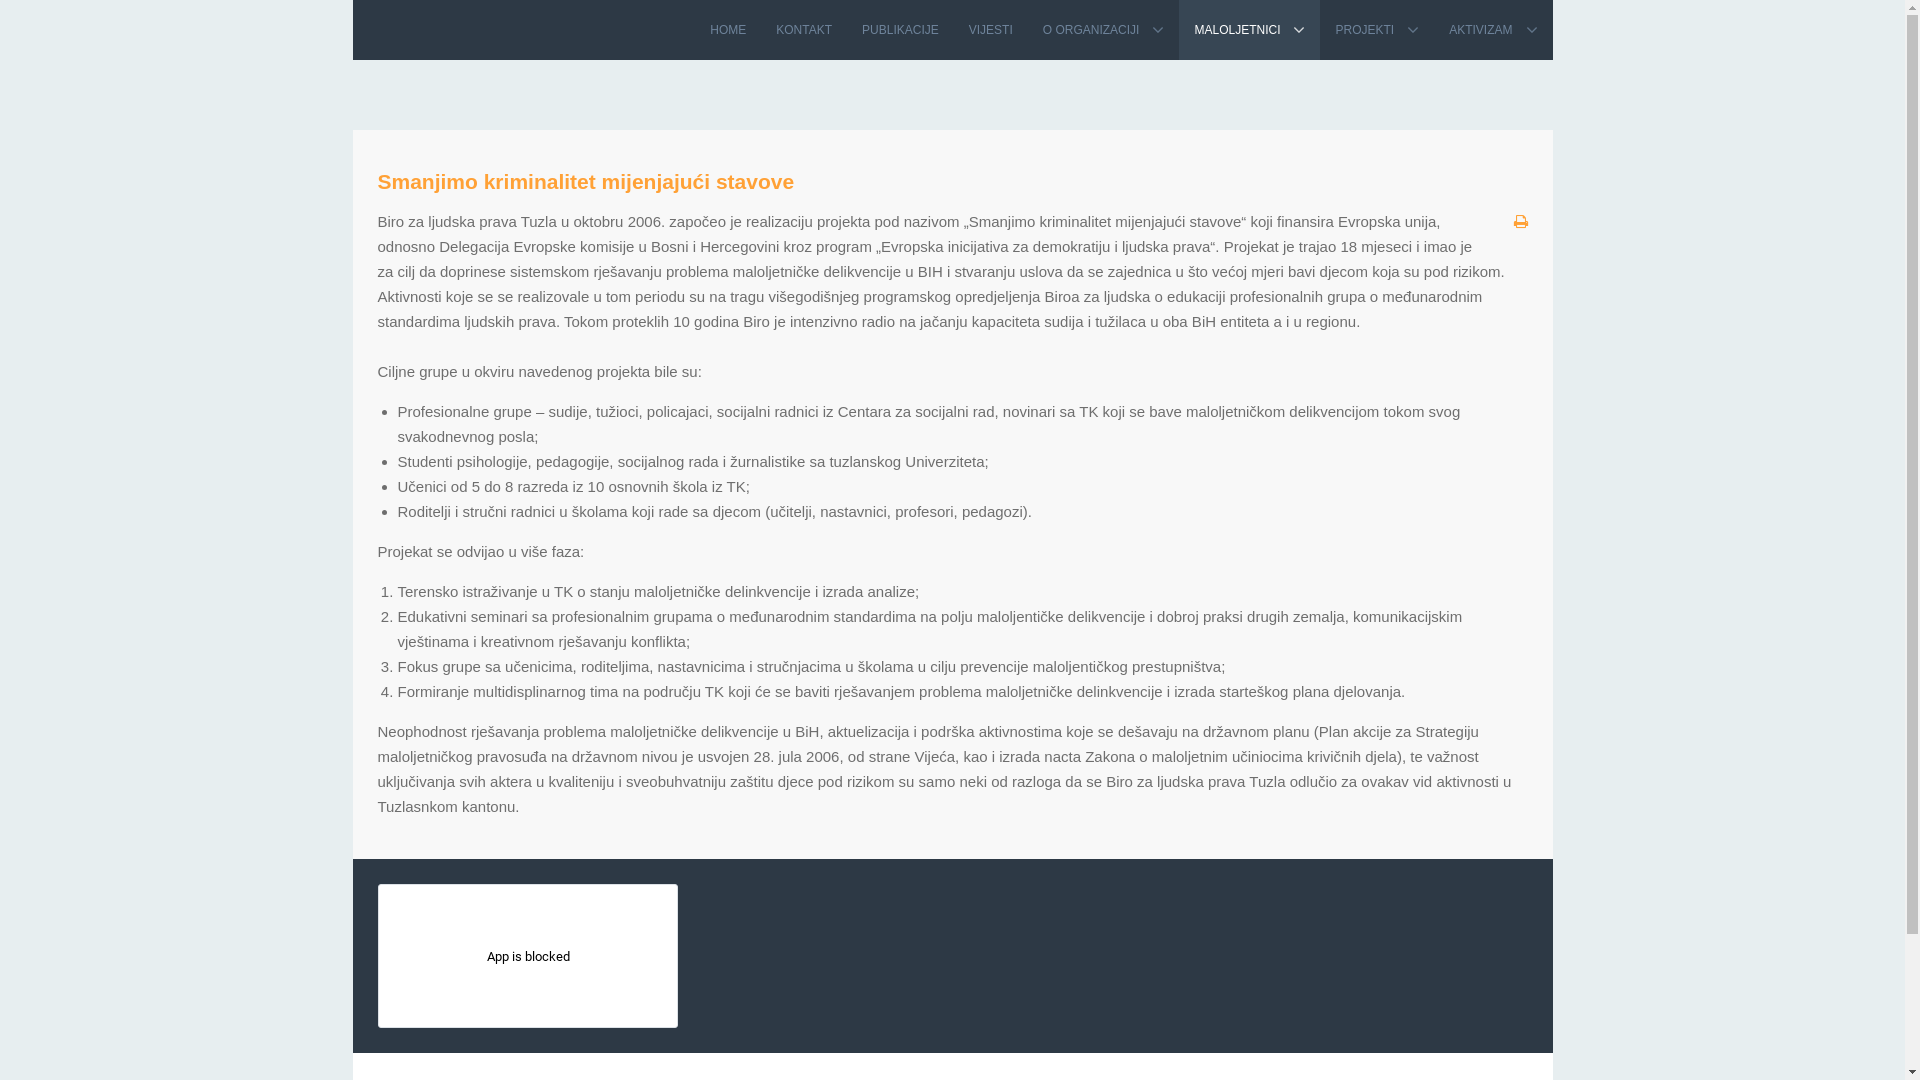  I want to click on 'VIJESTI', so click(990, 30).